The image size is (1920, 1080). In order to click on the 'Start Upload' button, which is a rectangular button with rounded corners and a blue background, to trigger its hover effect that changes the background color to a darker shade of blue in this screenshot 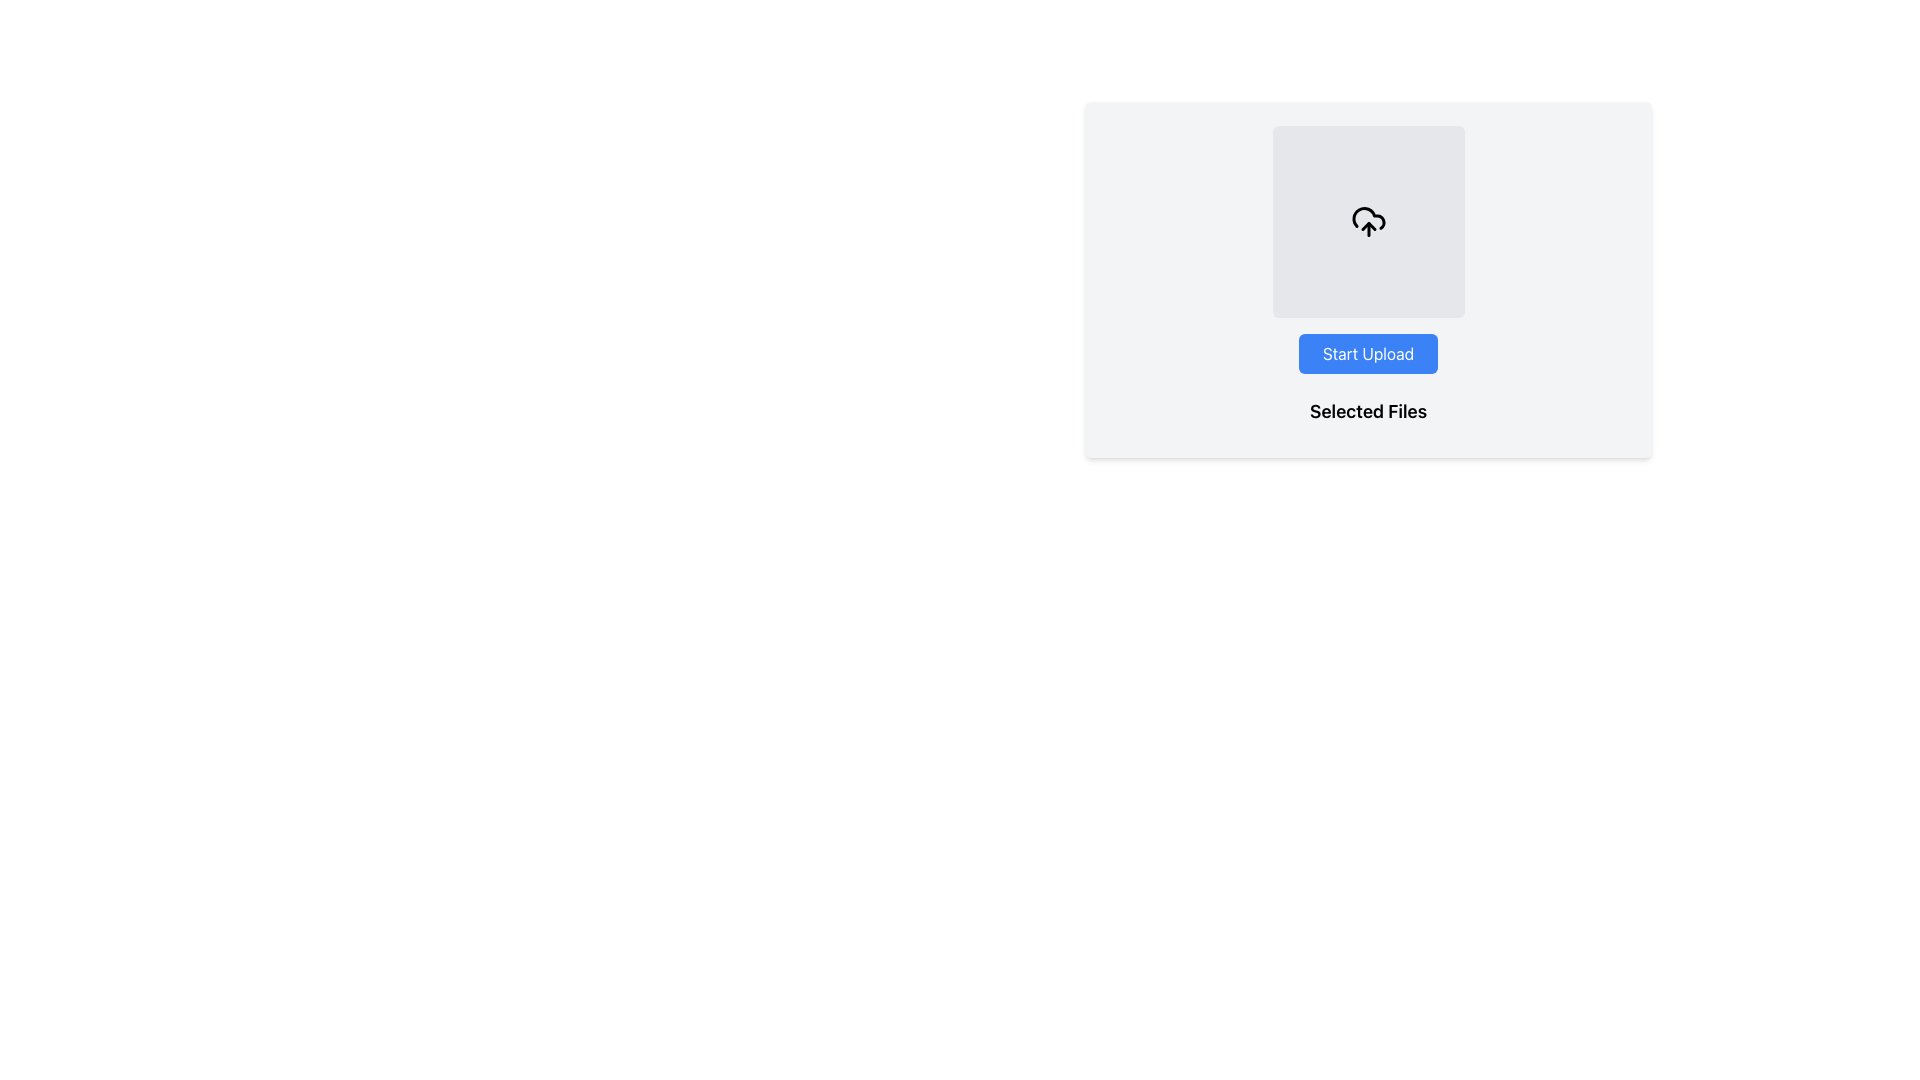, I will do `click(1367, 353)`.